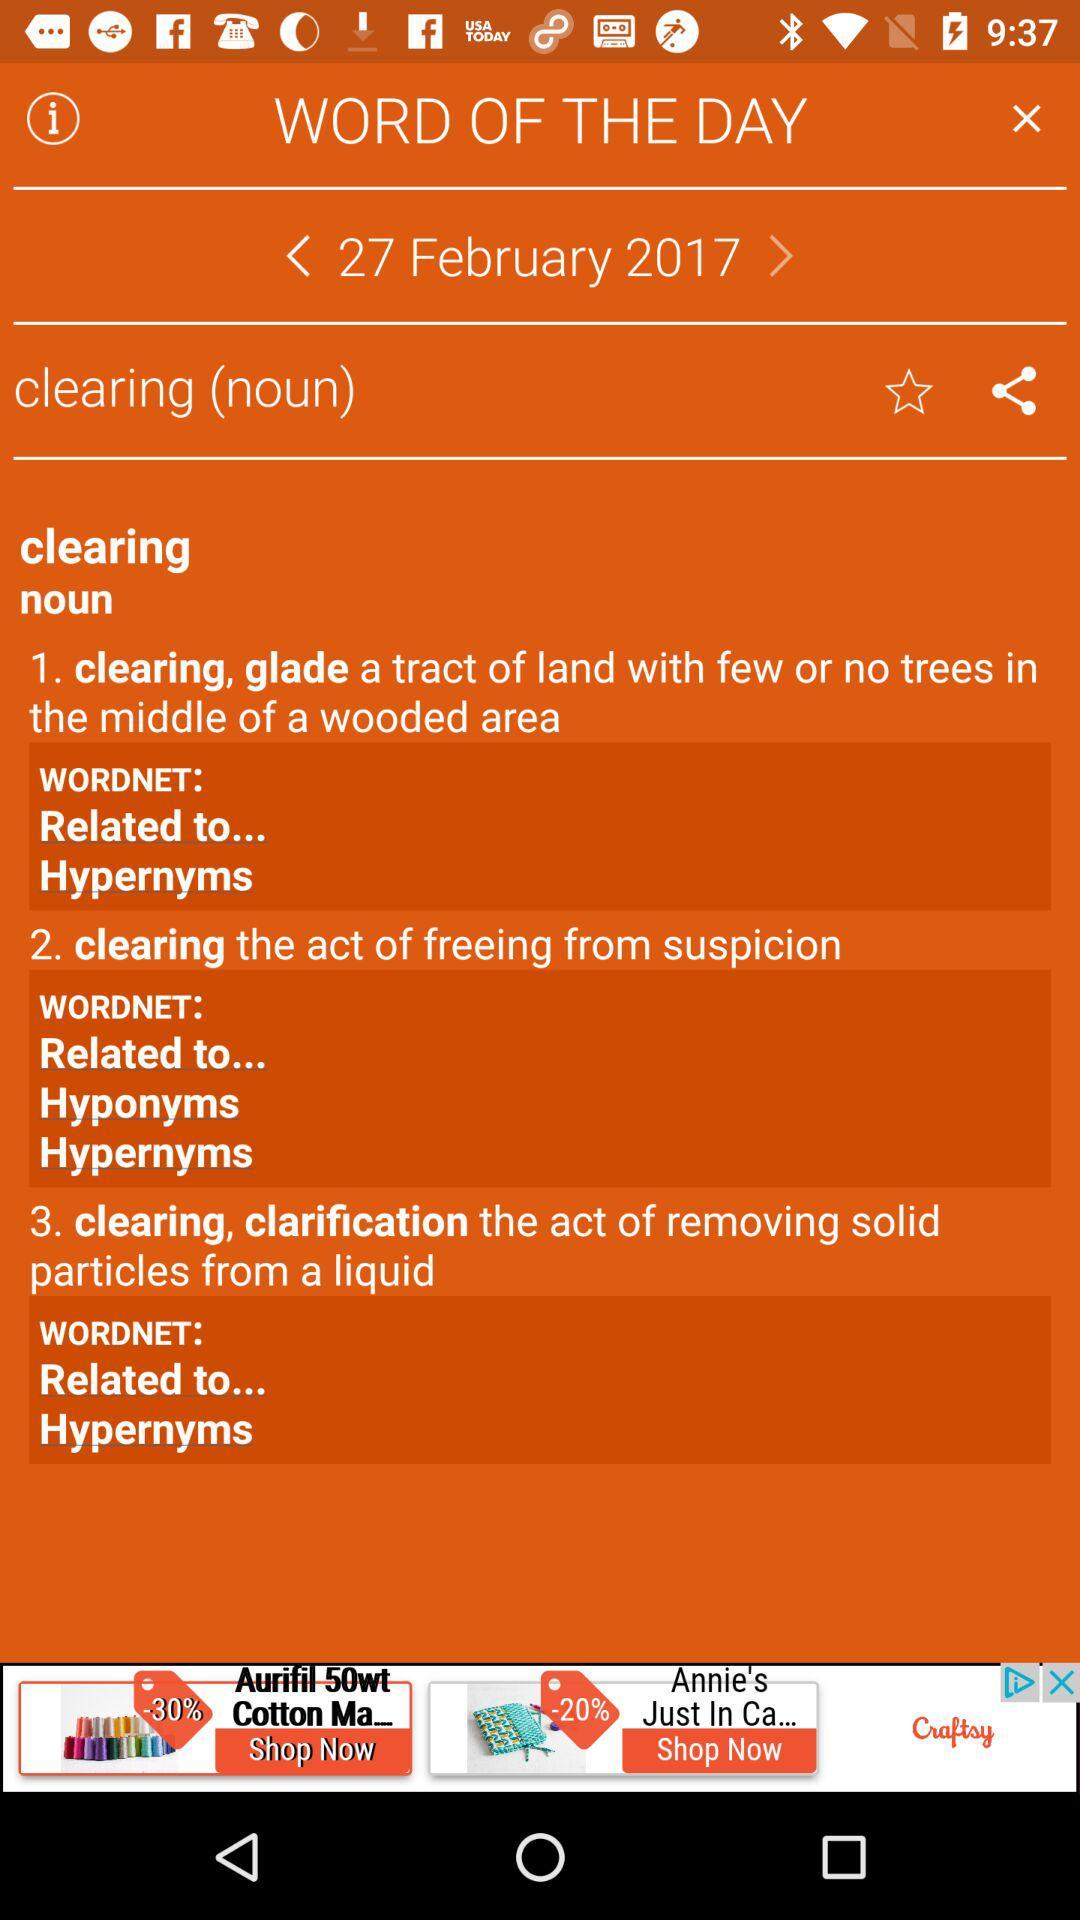 The width and height of the screenshot is (1080, 1920). I want to click on clear button, so click(1014, 390).